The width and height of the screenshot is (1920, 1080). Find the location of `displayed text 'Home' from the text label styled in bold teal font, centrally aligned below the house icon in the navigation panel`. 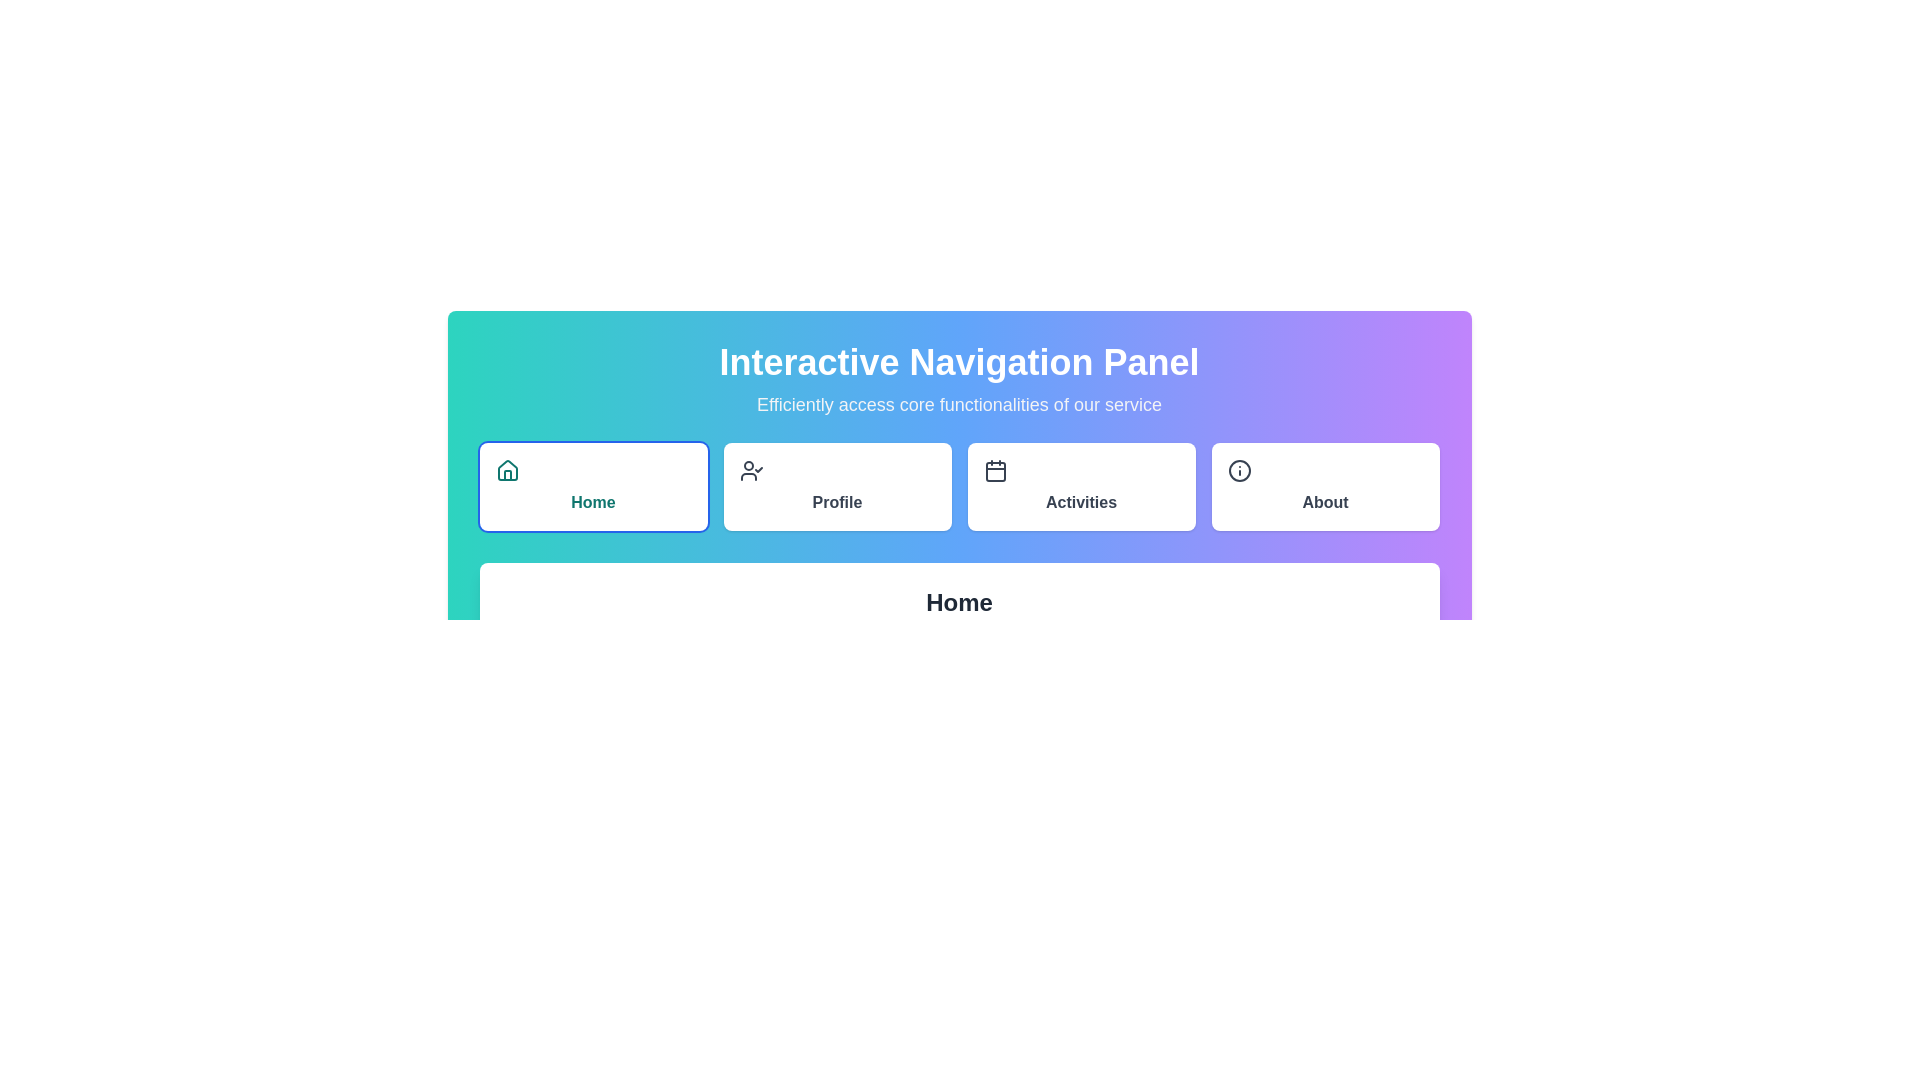

displayed text 'Home' from the text label styled in bold teal font, centrally aligned below the house icon in the navigation panel is located at coordinates (592, 501).